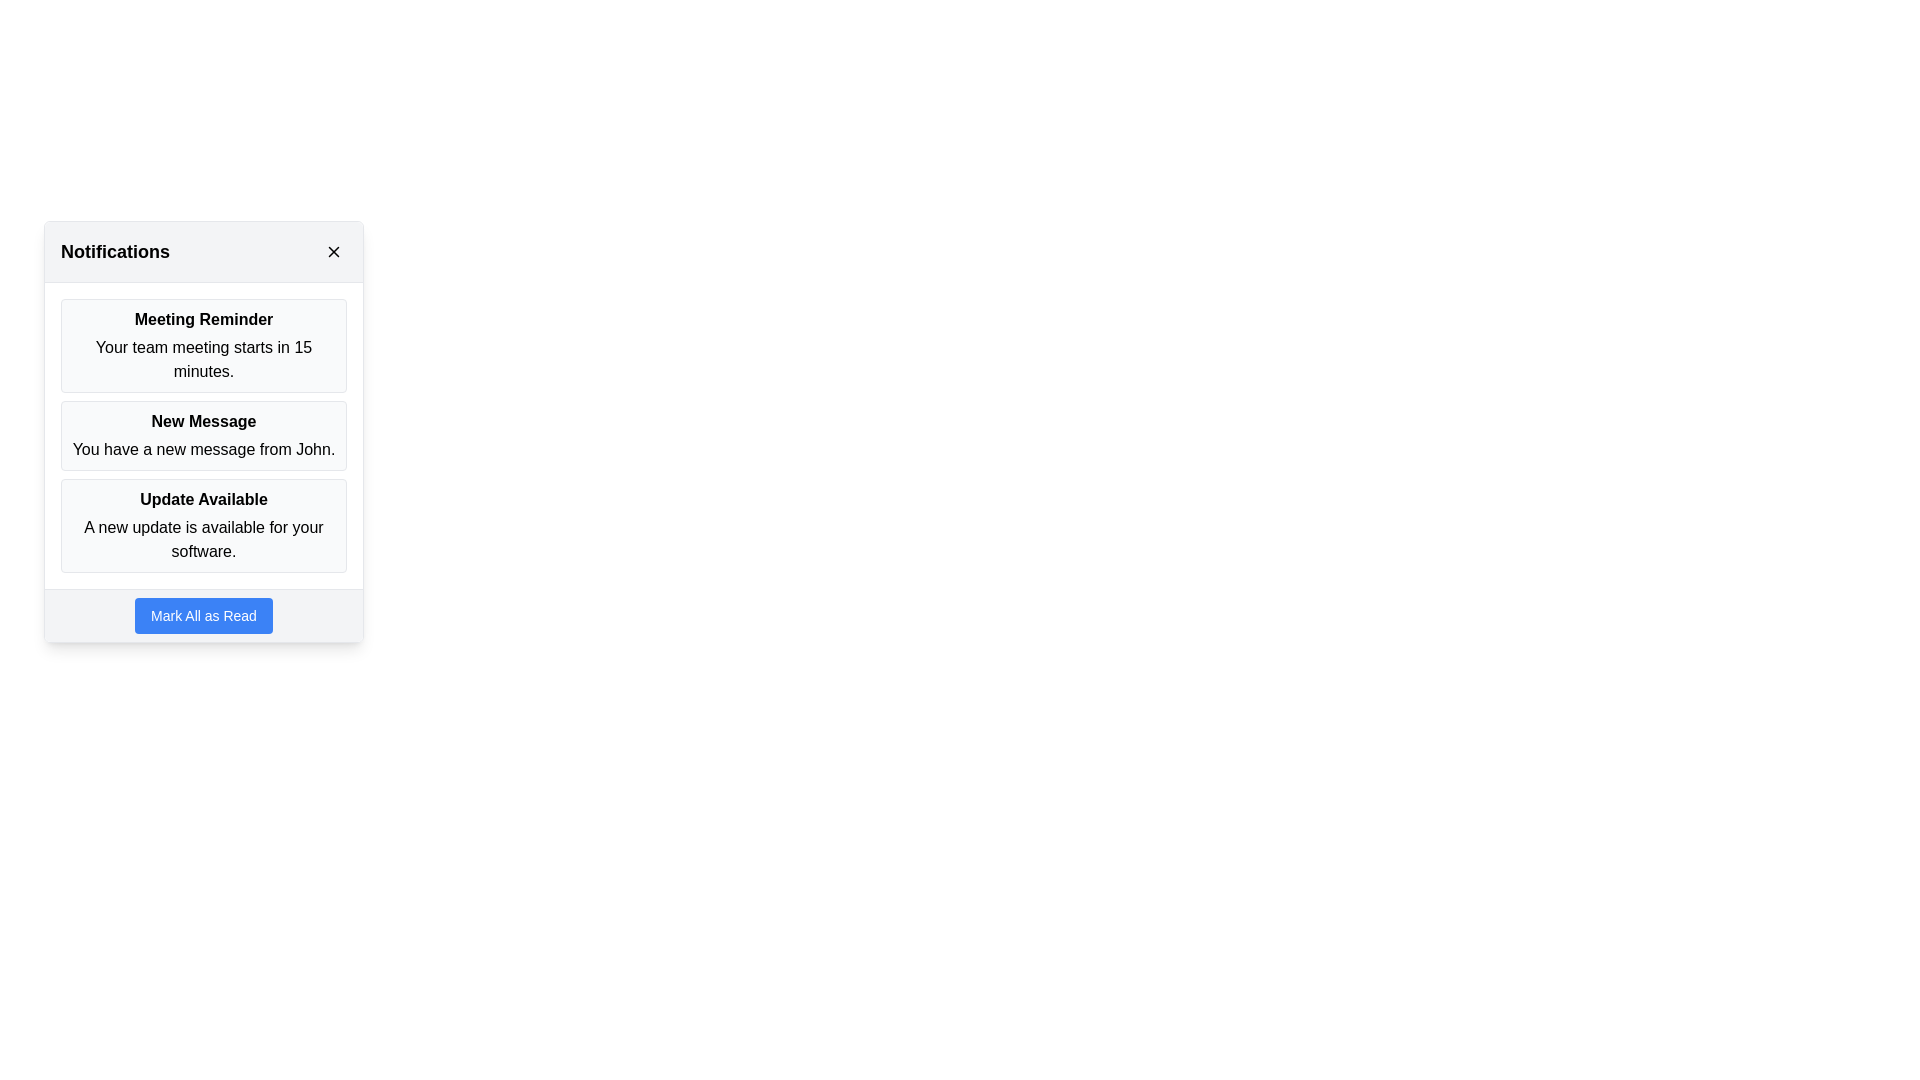  What do you see at coordinates (114, 250) in the screenshot?
I see `the Text Label that serves as the title for the notifications panel, which is located on the left side of the panel header, before the 'Close Panel' button and icon` at bounding box center [114, 250].